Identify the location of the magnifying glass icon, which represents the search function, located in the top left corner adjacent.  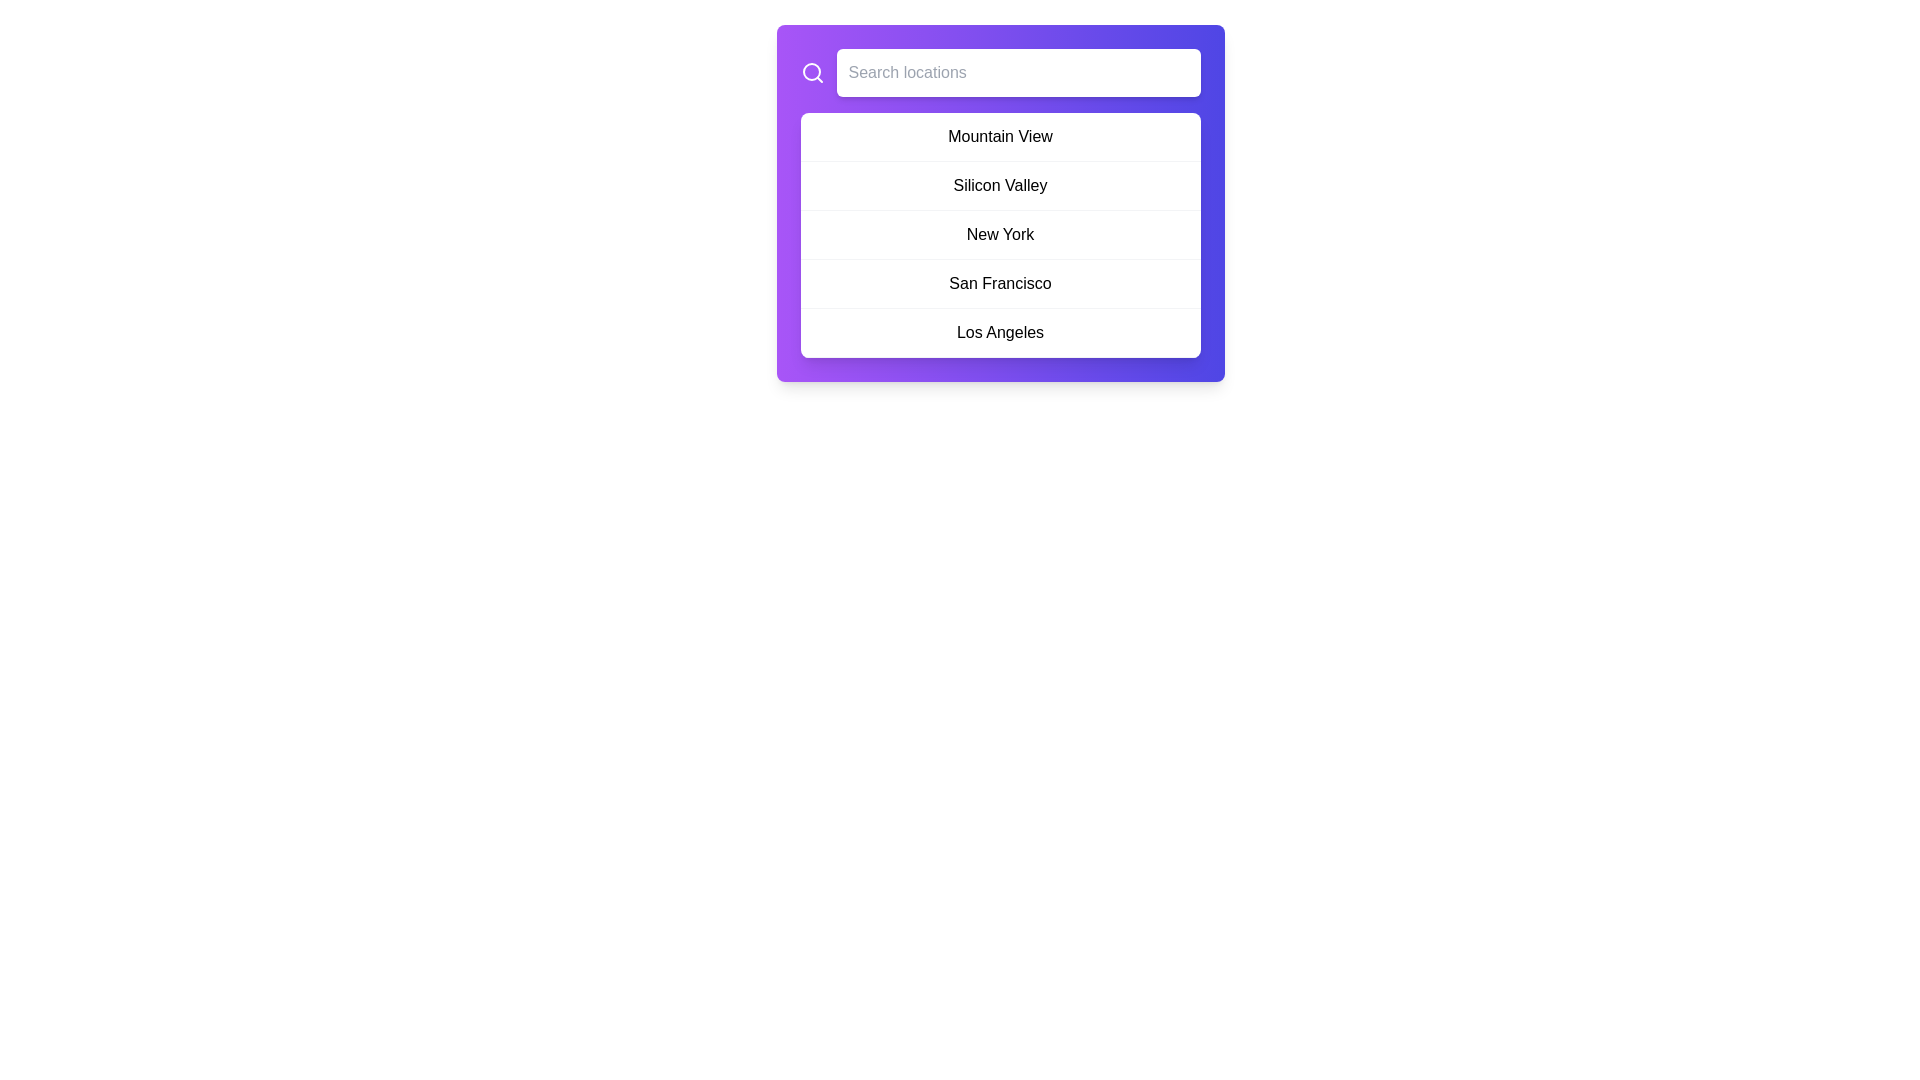
(812, 72).